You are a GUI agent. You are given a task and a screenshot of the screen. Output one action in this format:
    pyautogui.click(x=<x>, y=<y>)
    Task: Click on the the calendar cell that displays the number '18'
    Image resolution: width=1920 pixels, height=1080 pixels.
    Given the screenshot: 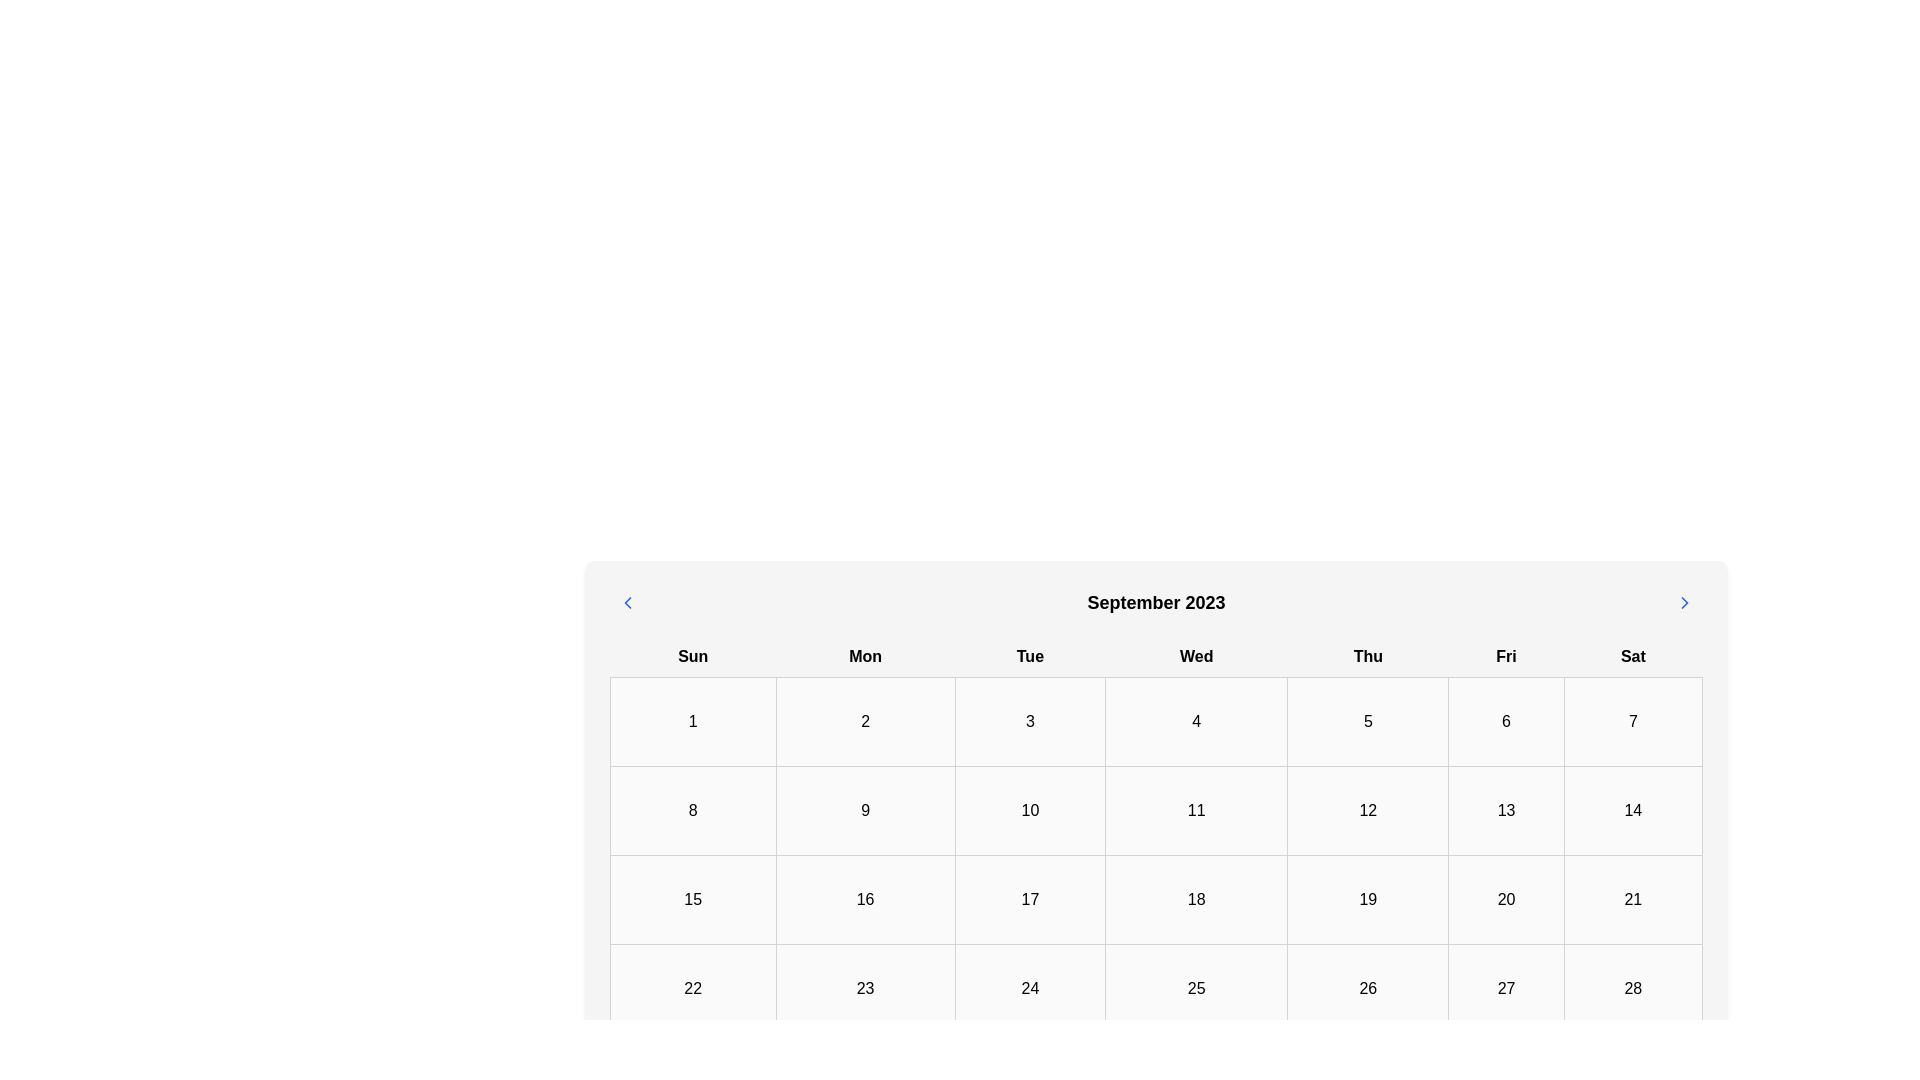 What is the action you would take?
    pyautogui.click(x=1196, y=898)
    